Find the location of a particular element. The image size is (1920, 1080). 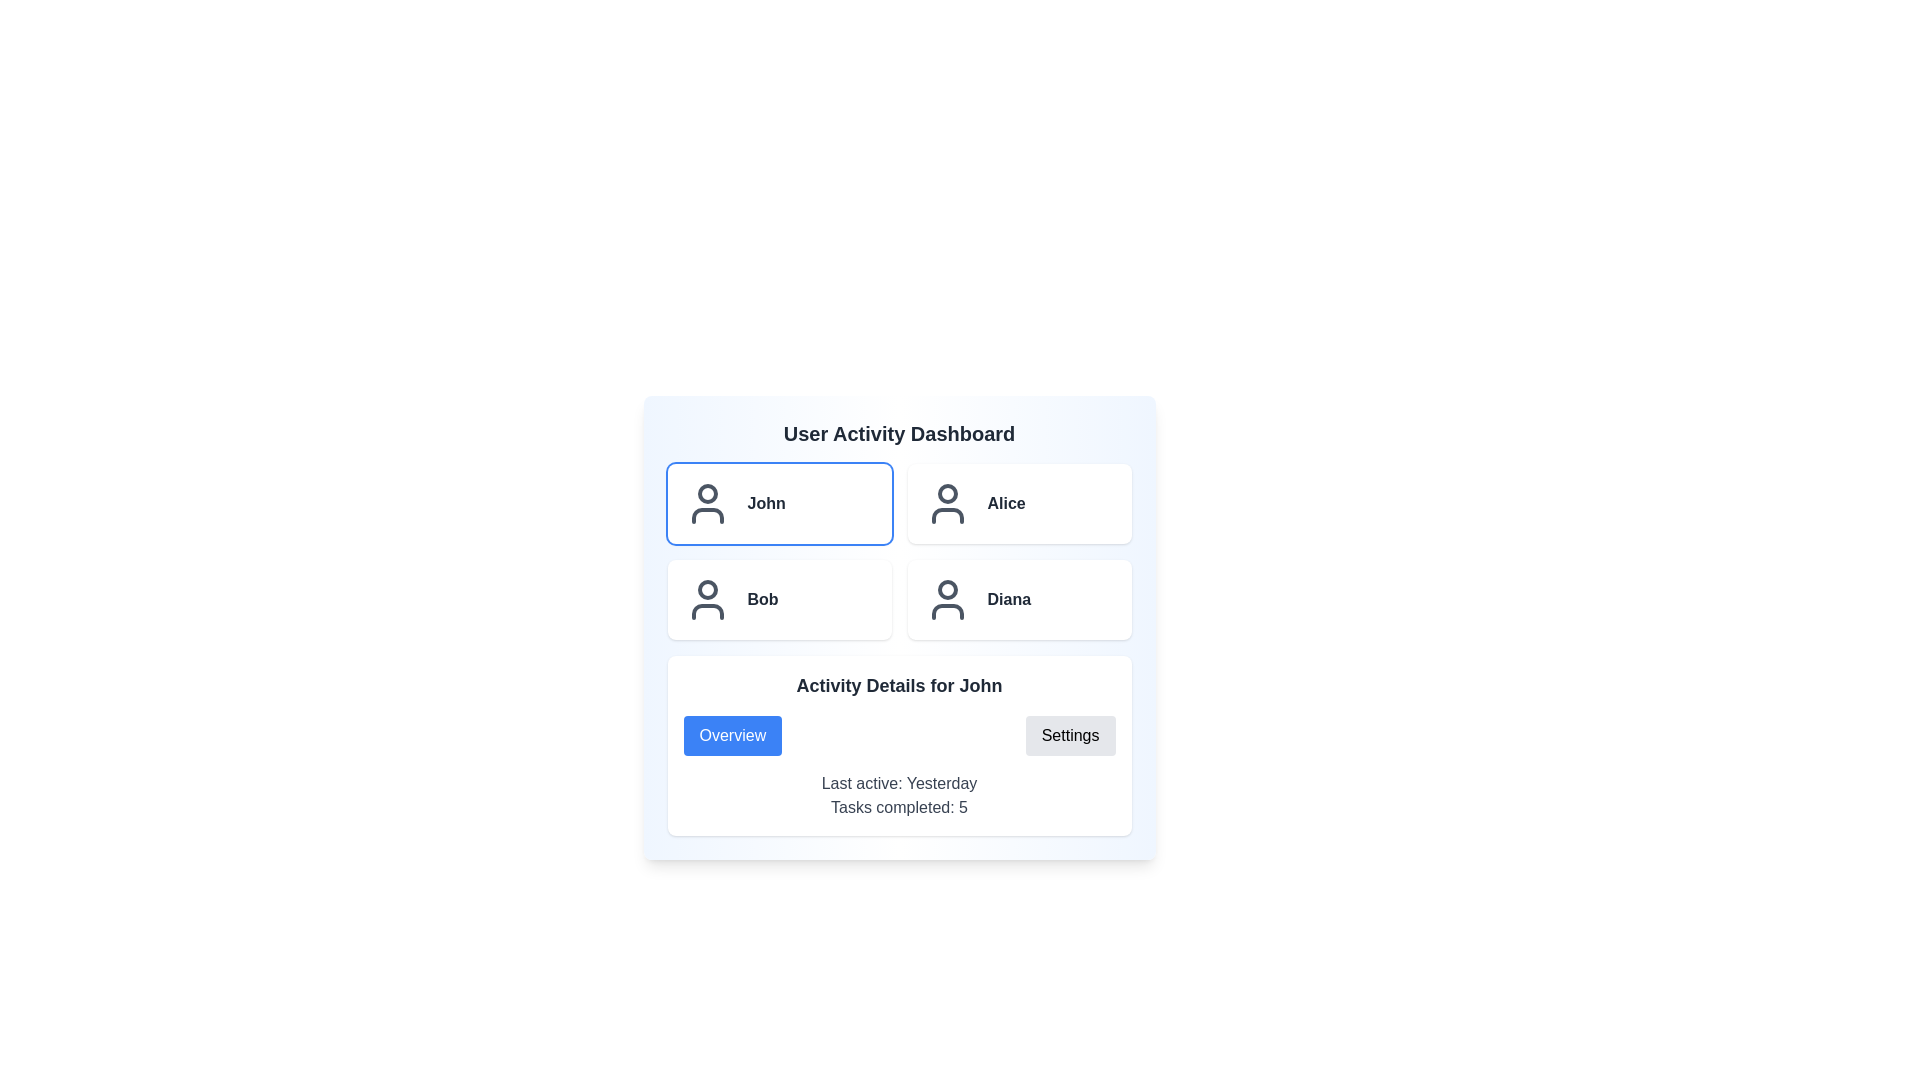

the user profile card for 'Bob' using keyboard navigation is located at coordinates (778, 599).